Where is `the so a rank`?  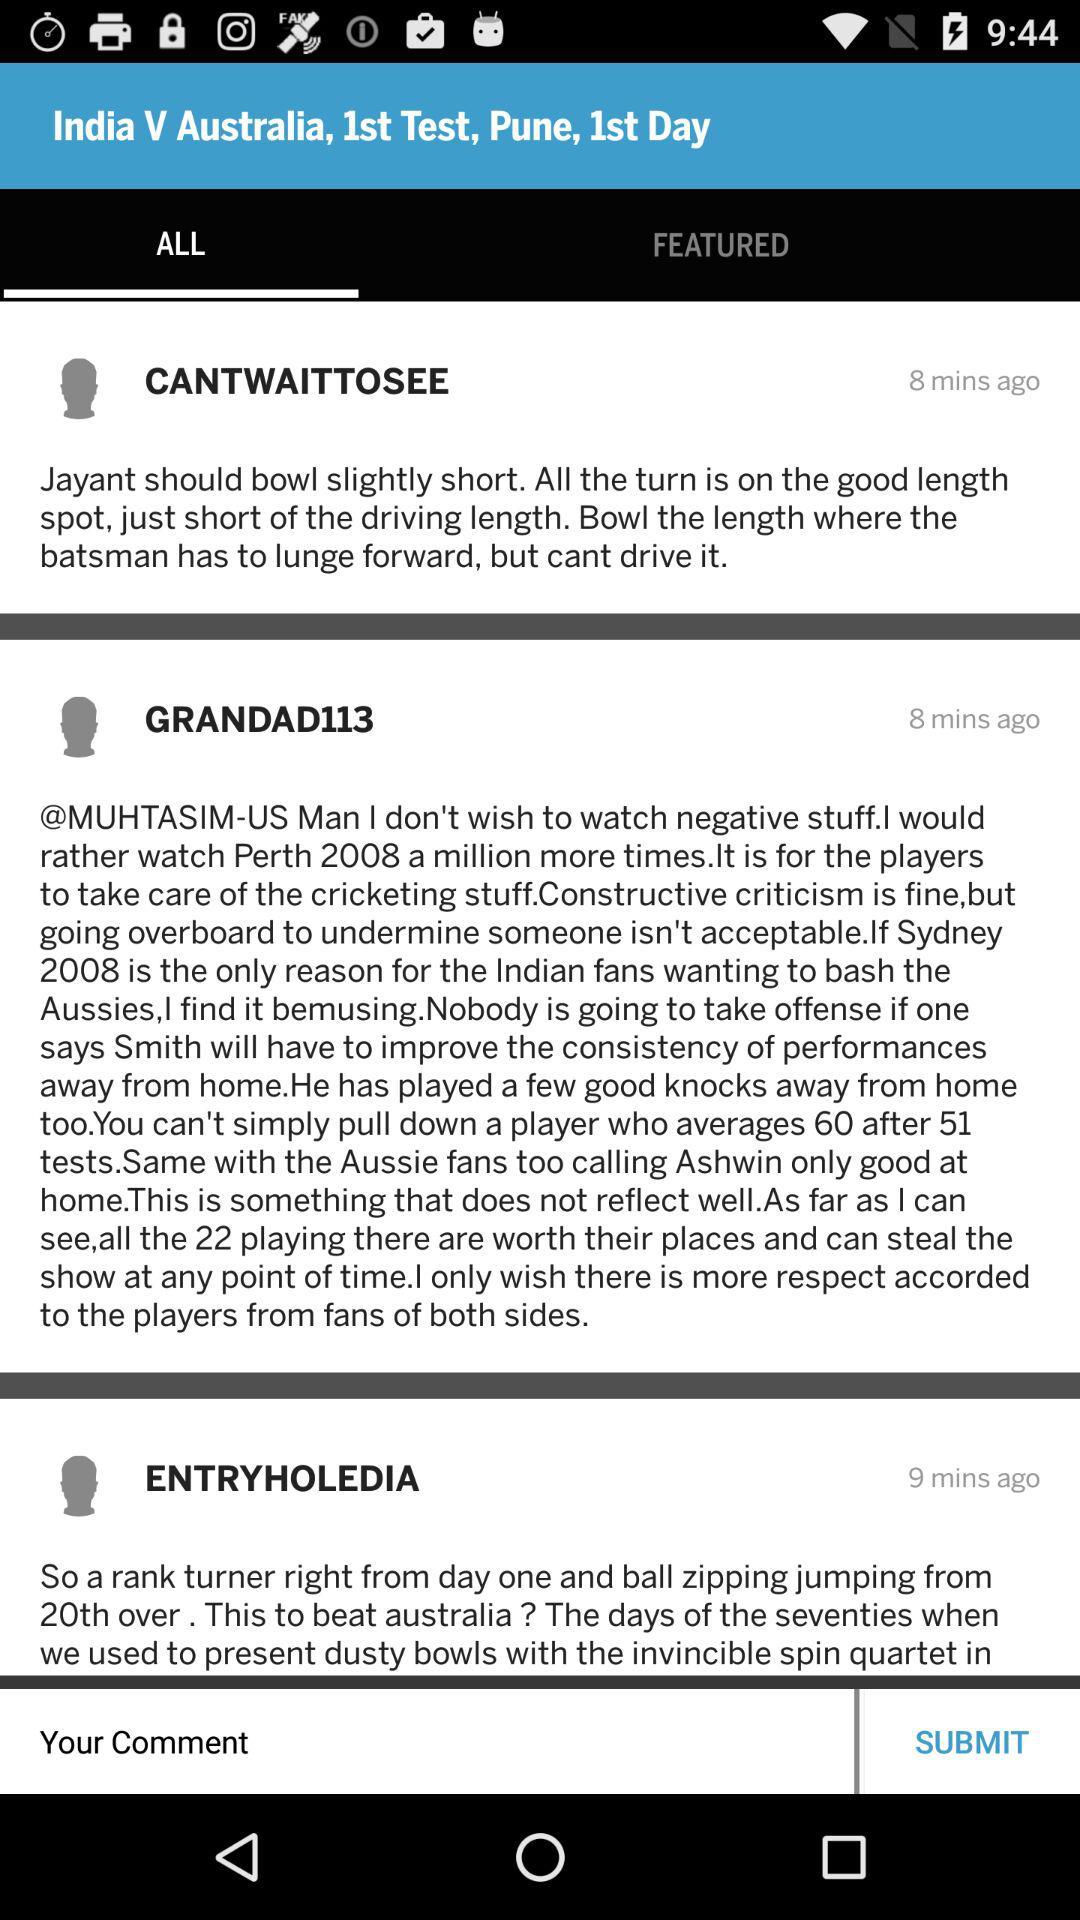
the so a rank is located at coordinates (540, 1616).